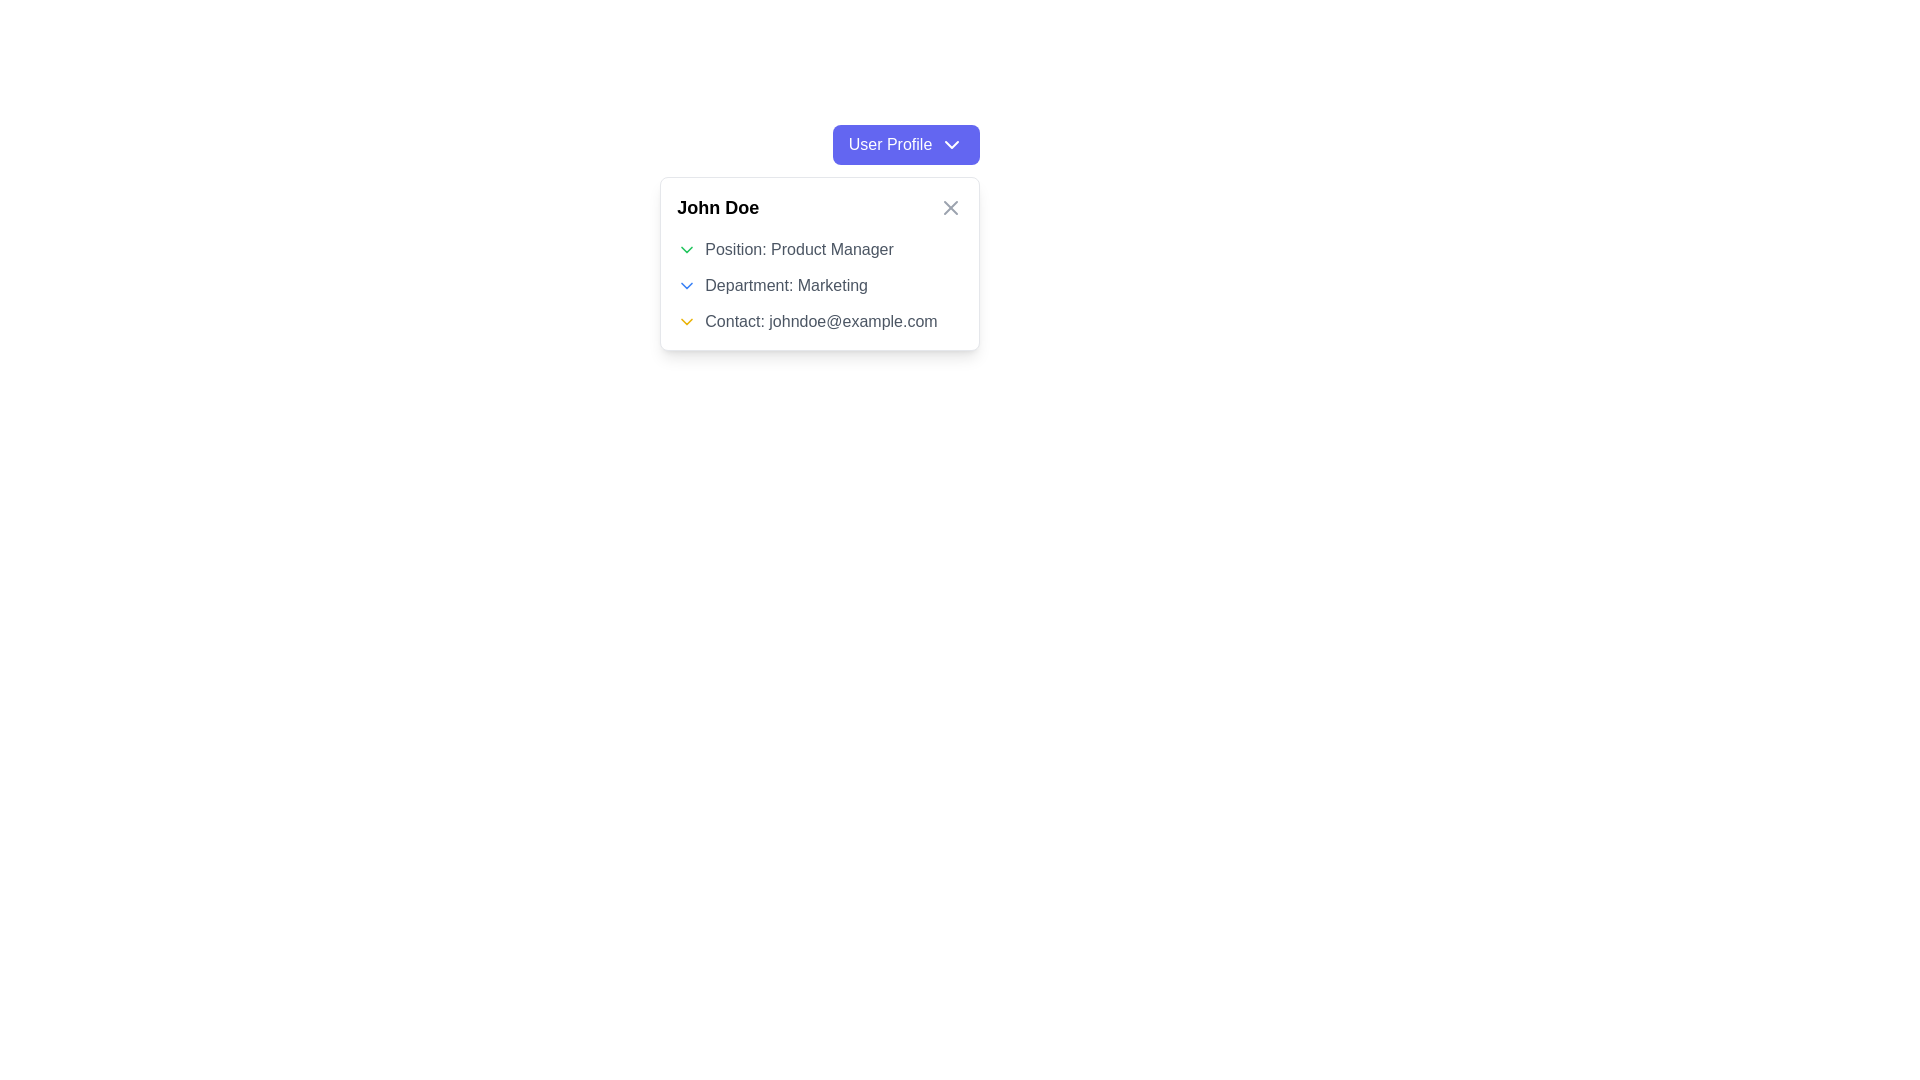  What do you see at coordinates (798, 249) in the screenshot?
I see `the text element displaying 'Position: Product Manager', which is located below the user's name in the card interface and above the other informational rows` at bounding box center [798, 249].